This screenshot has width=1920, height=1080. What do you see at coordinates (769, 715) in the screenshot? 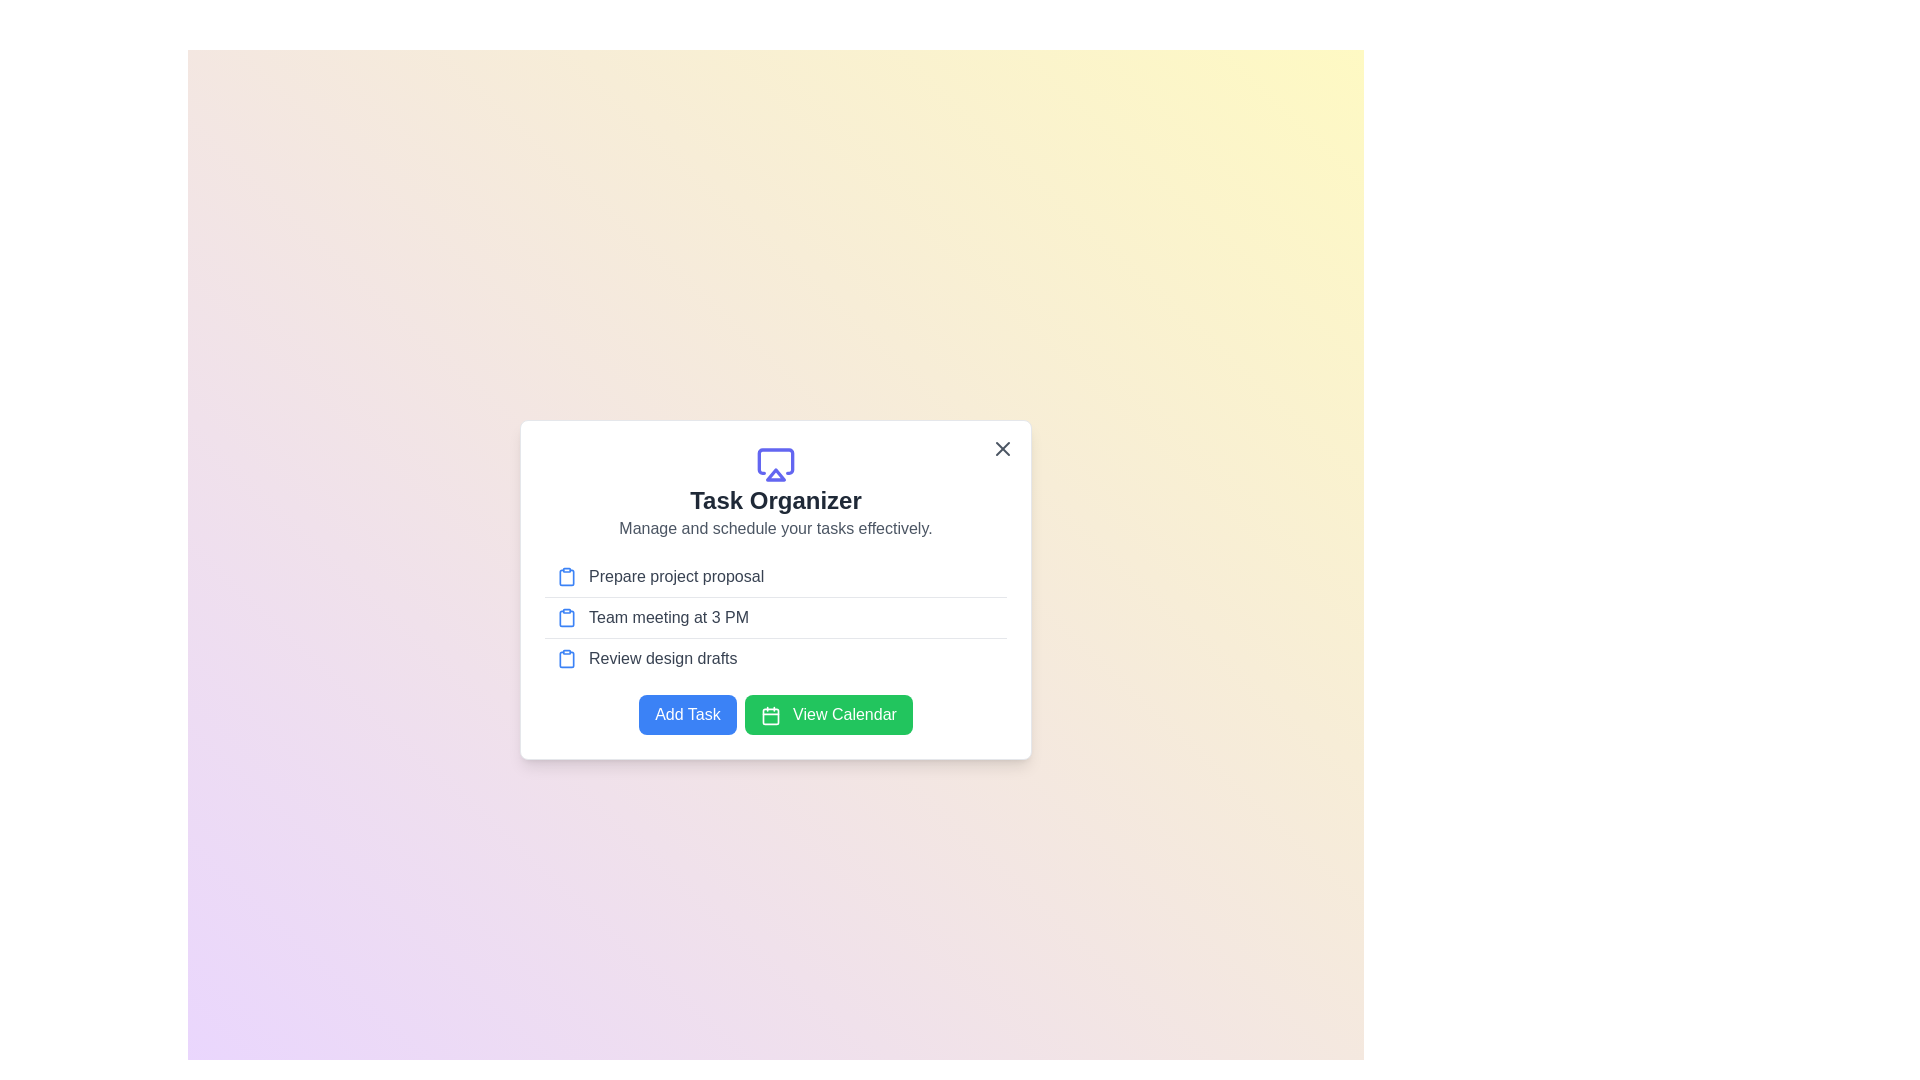
I see `the rectangular shape with rounded corners inside the calendar icon located within the 'View Calendar' button at the bottom right of the interface` at bounding box center [769, 715].